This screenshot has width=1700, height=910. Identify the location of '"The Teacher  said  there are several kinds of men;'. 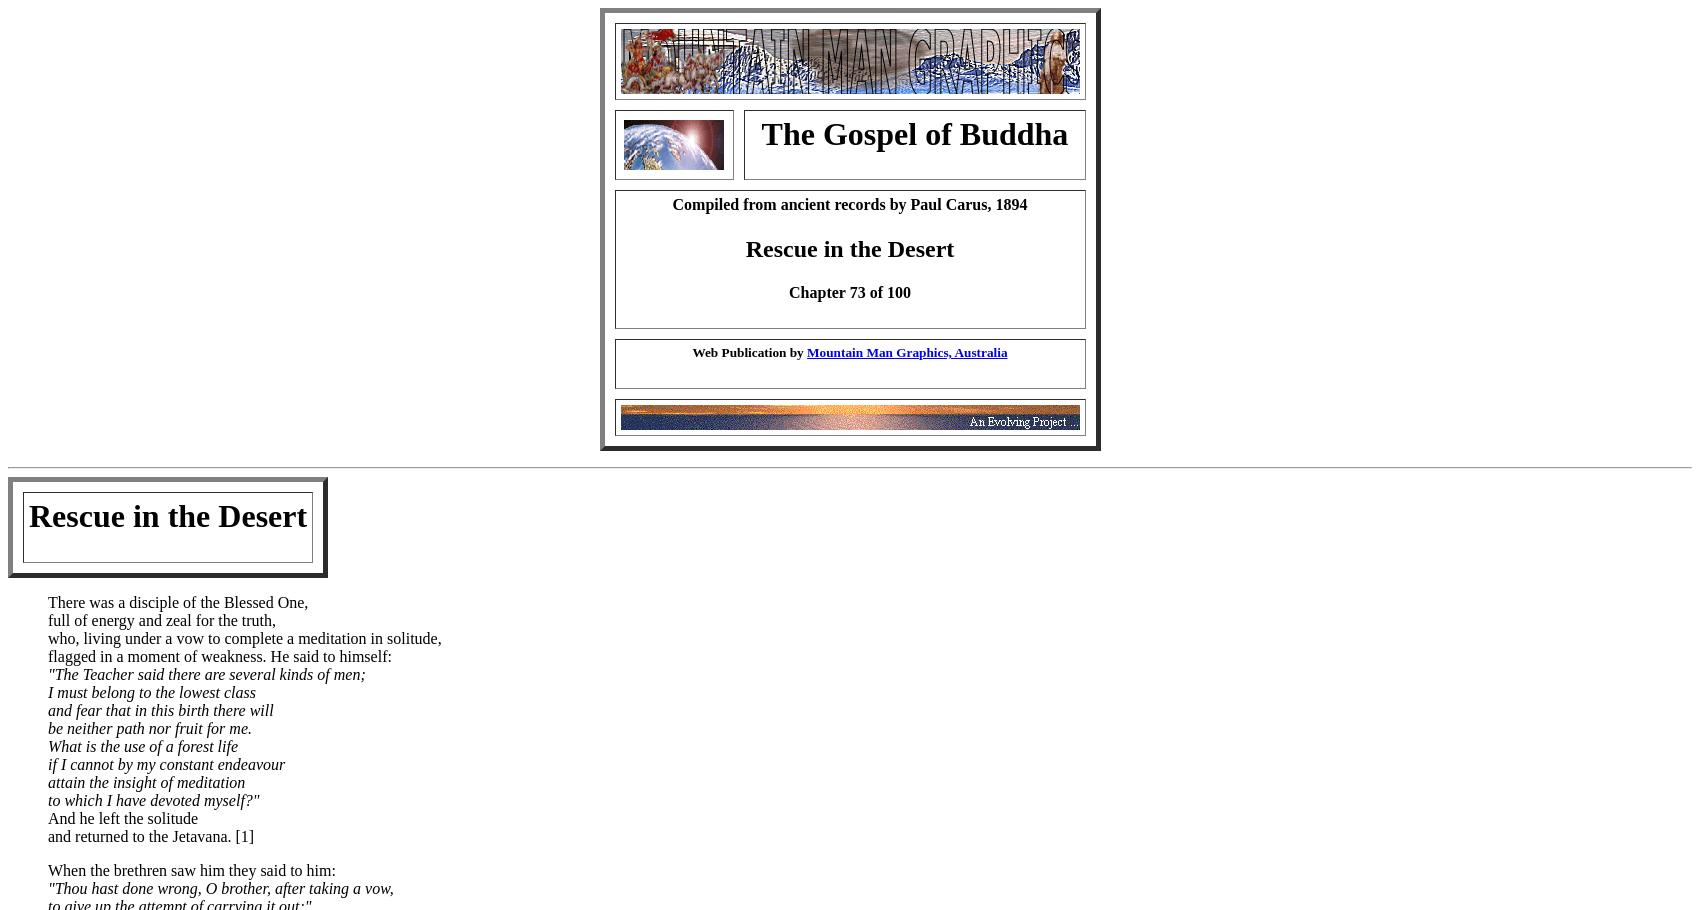
(205, 672).